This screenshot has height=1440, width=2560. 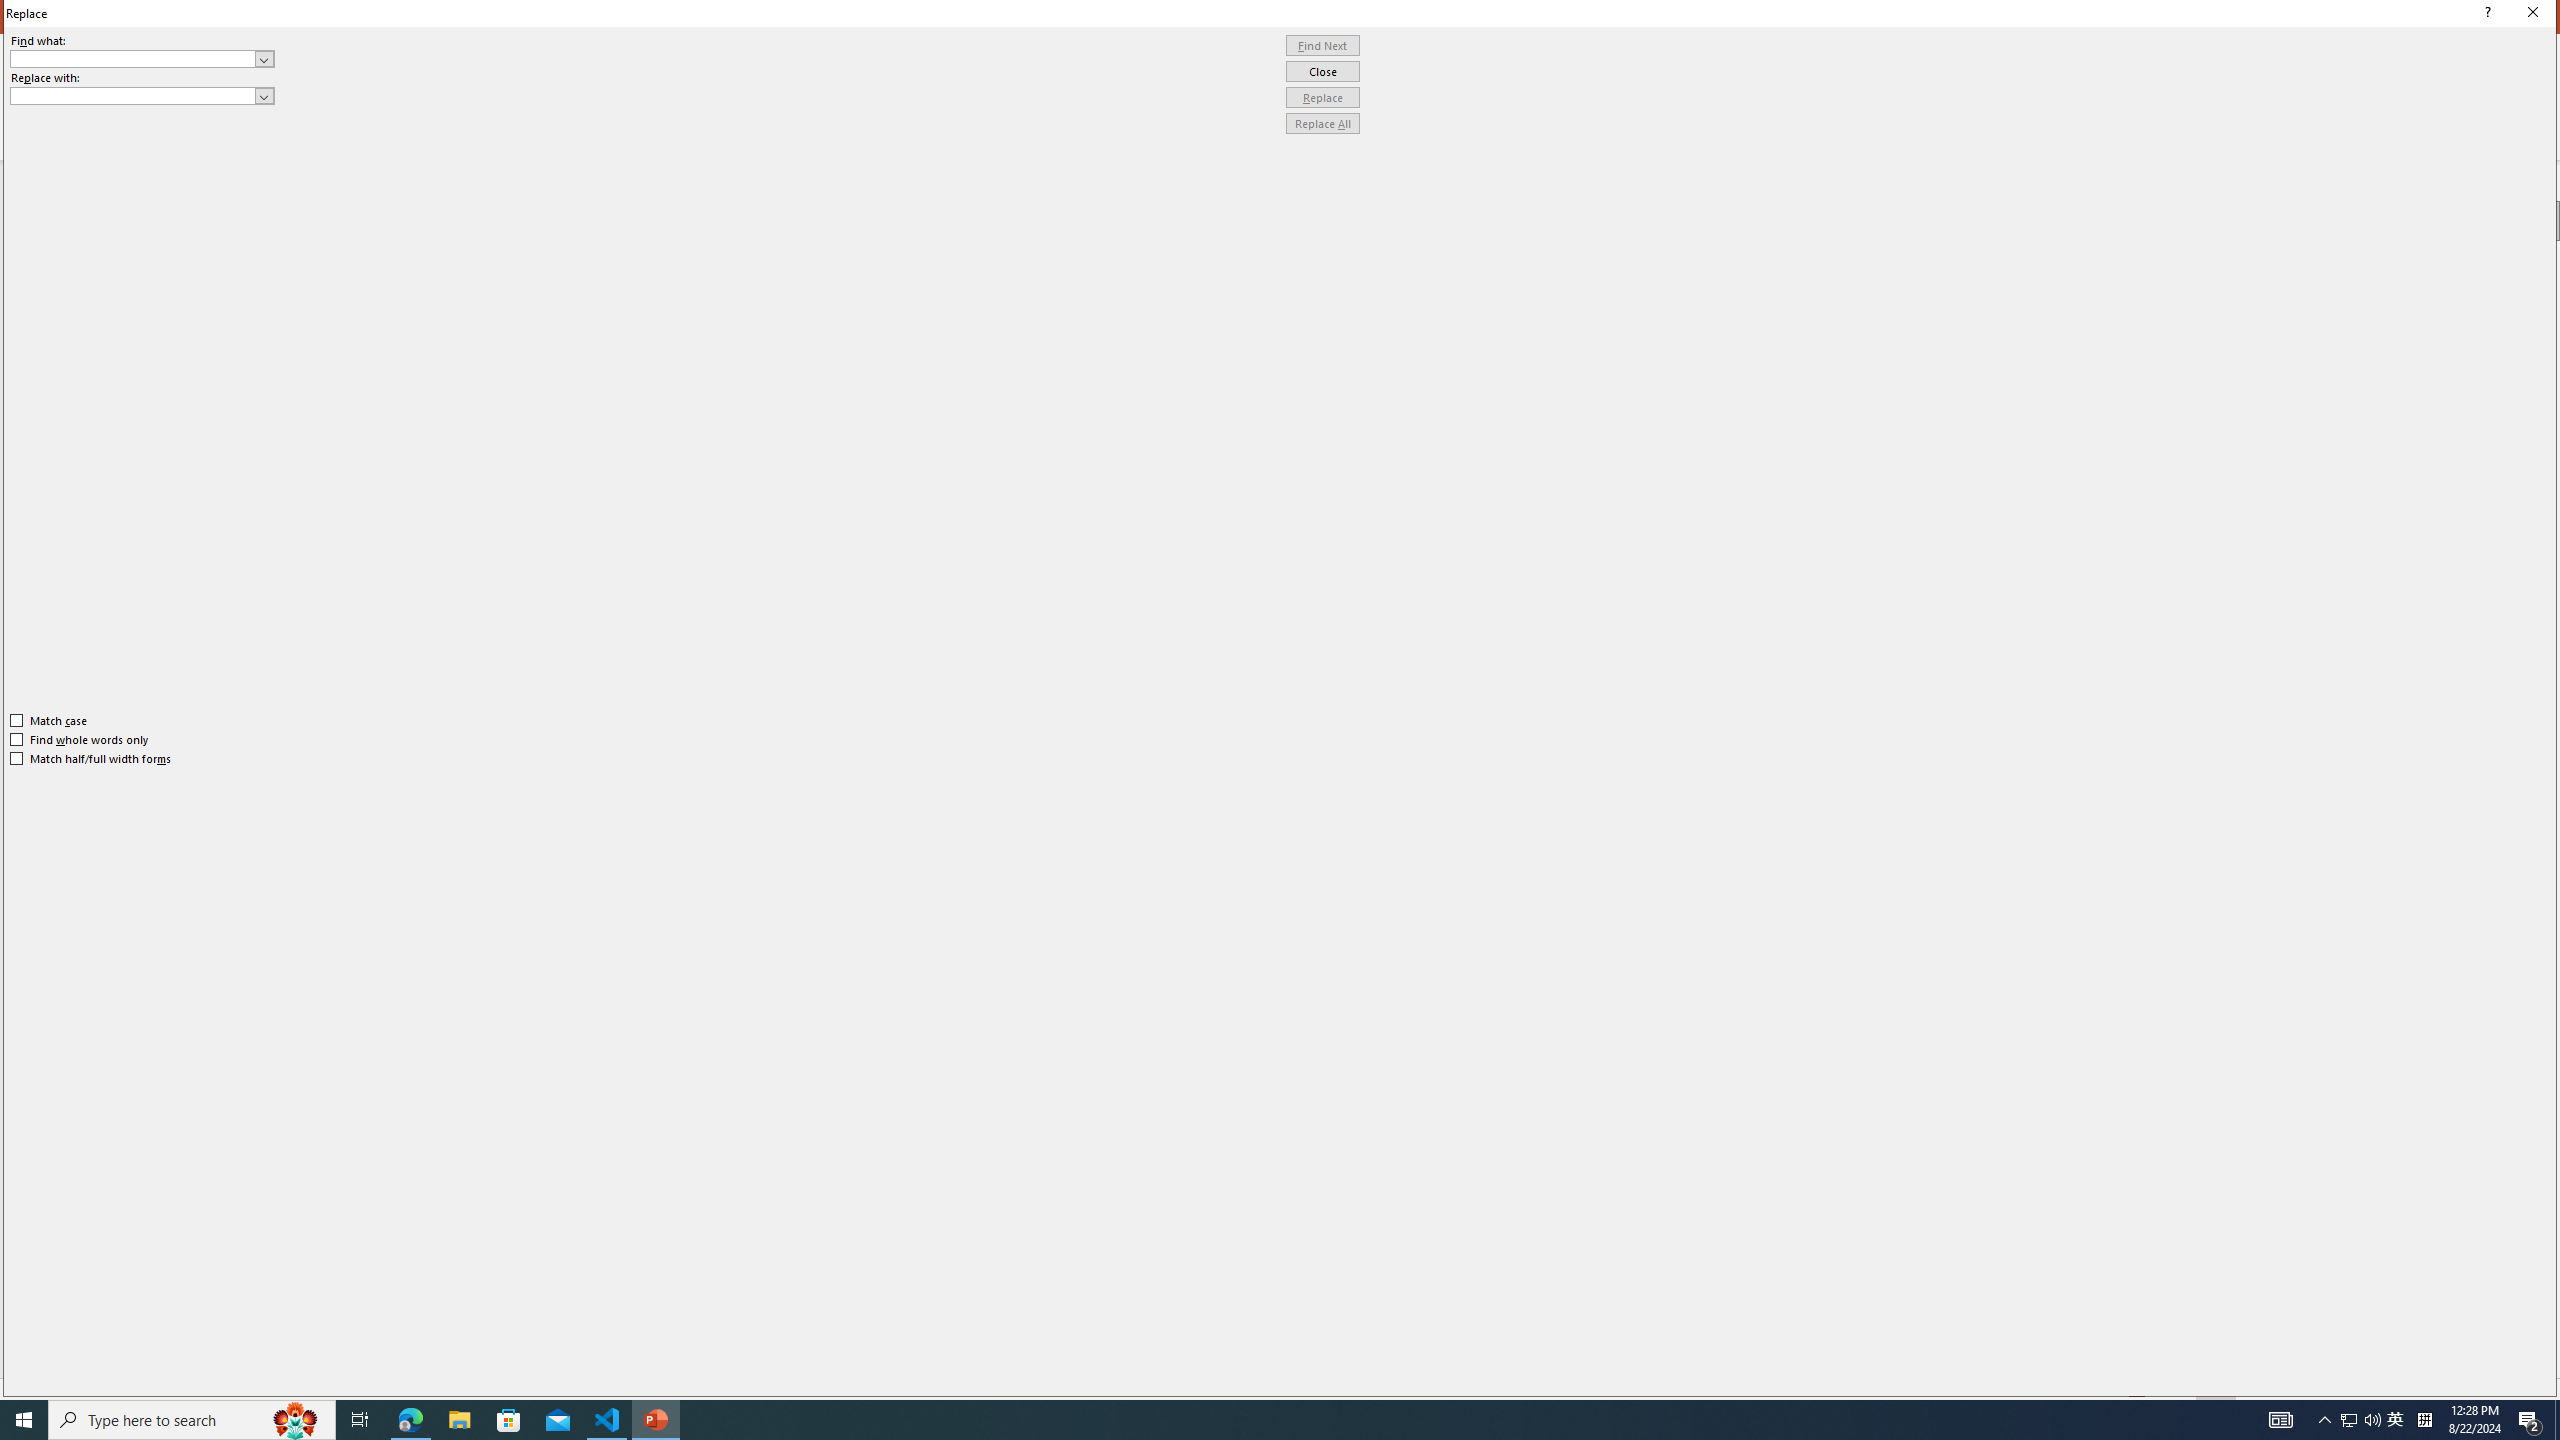 I want to click on 'Replace All', so click(x=1322, y=122).